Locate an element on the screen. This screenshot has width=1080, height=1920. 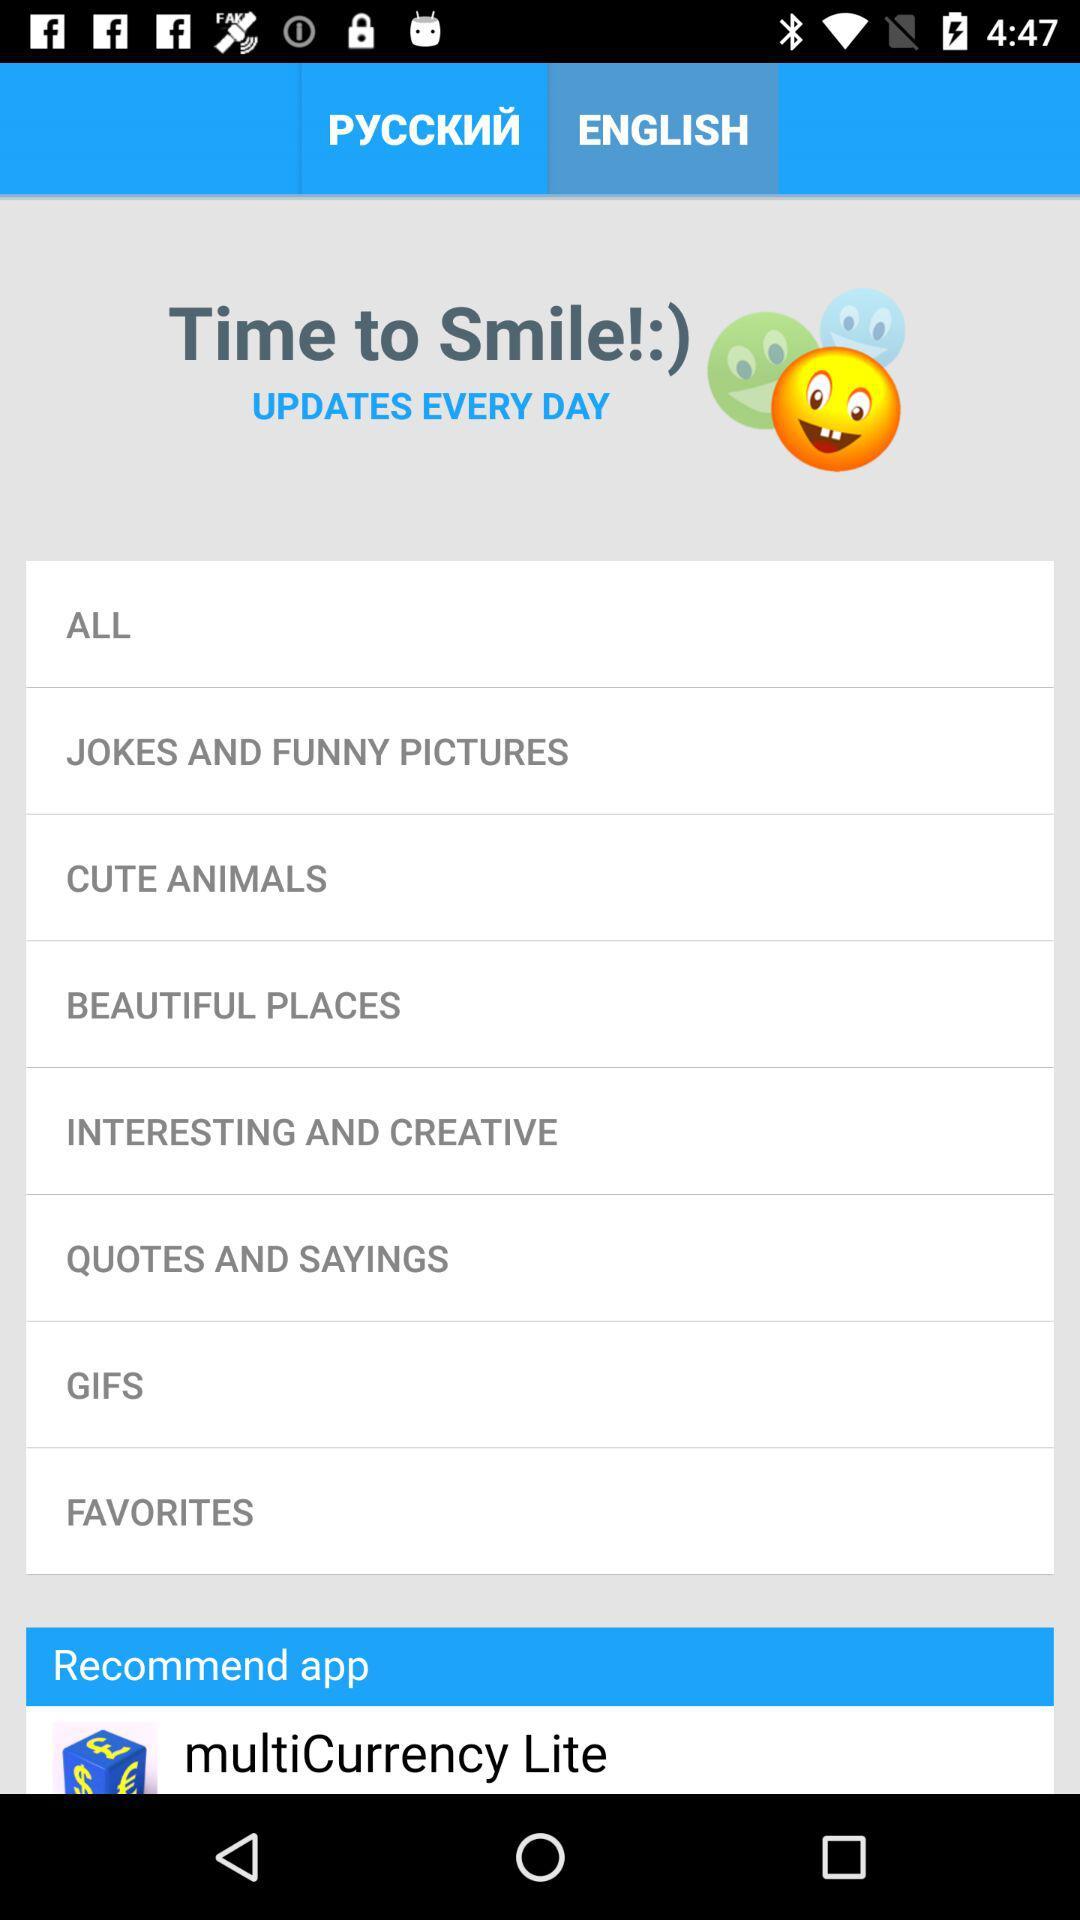
icon above cute animals icon is located at coordinates (540, 749).